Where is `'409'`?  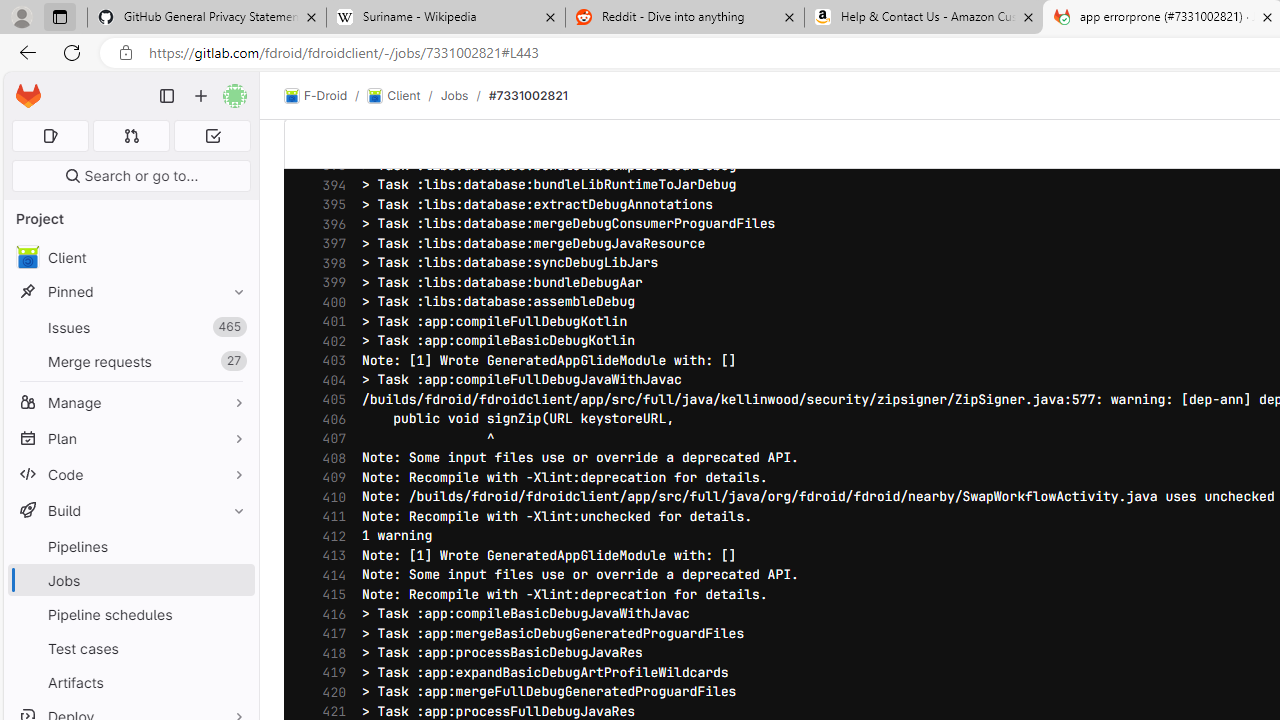
'409' is located at coordinates (329, 478).